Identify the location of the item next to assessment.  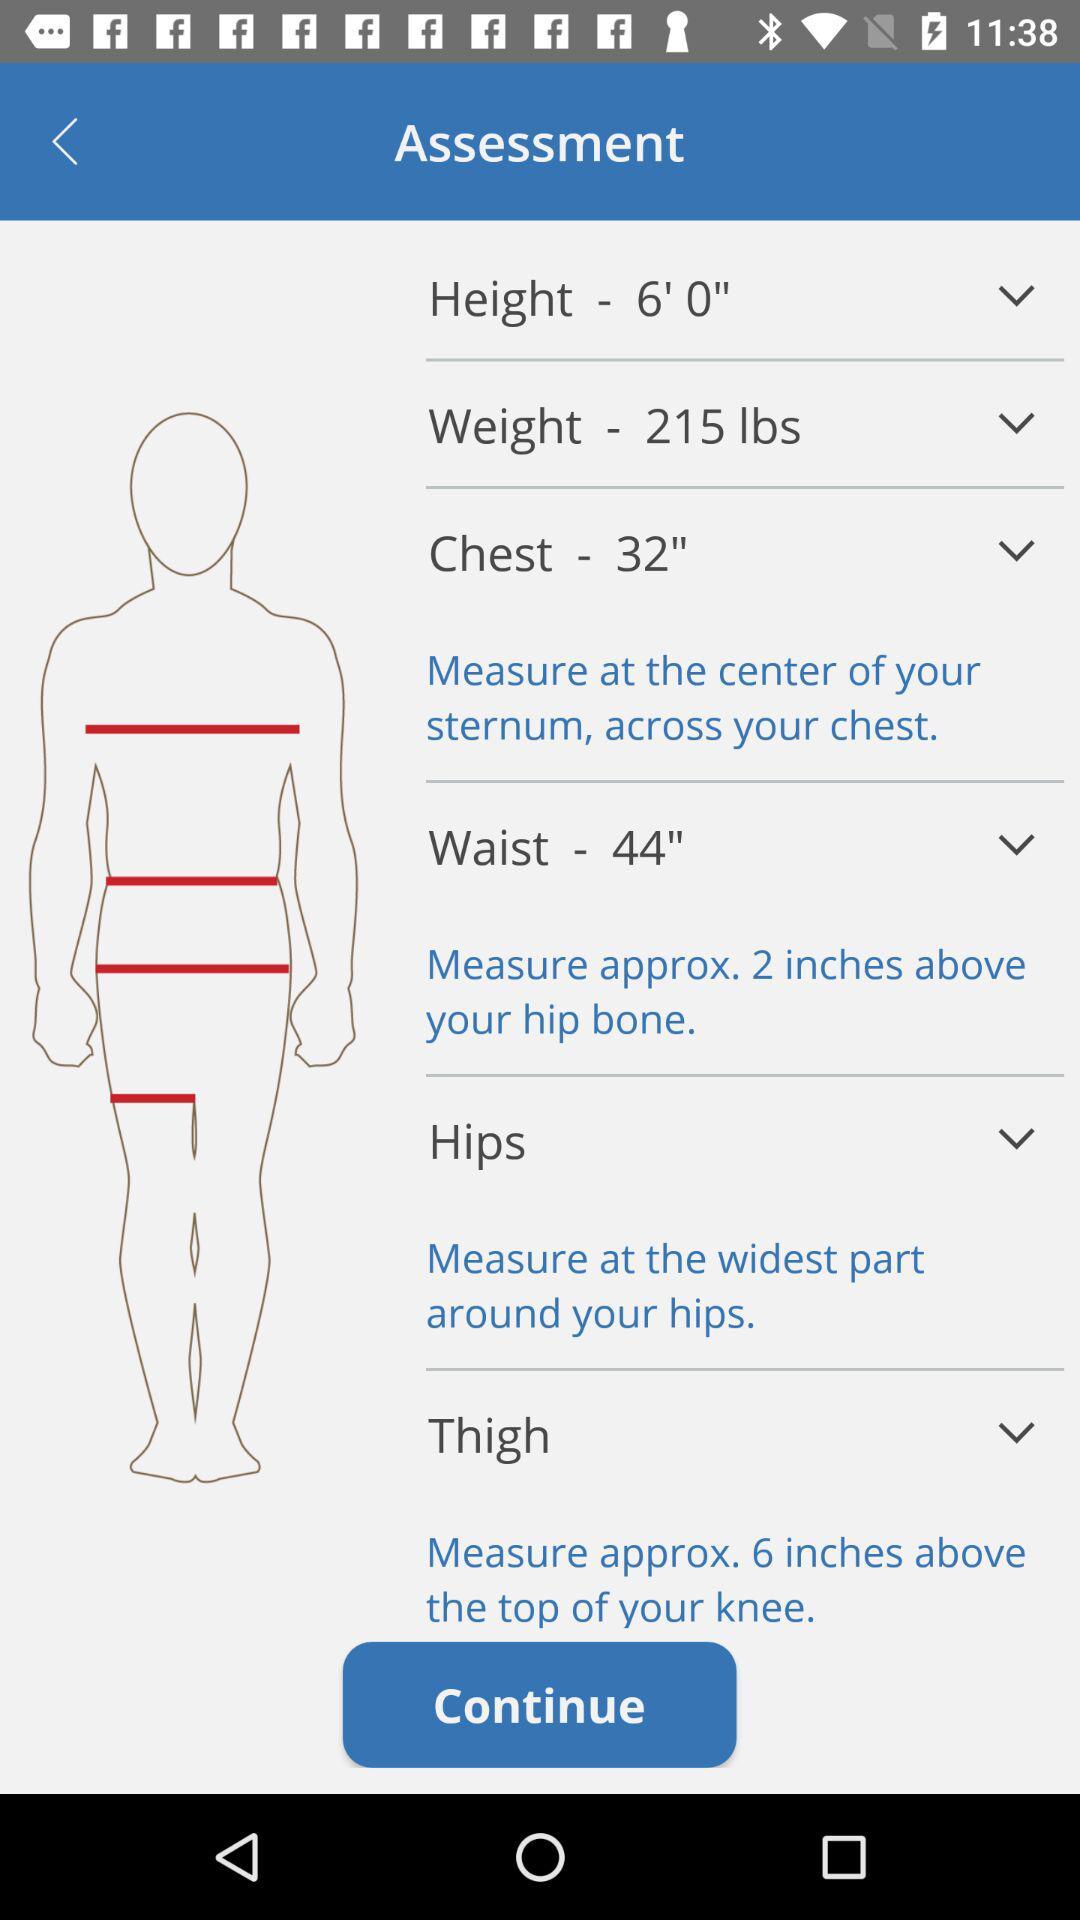
(63, 140).